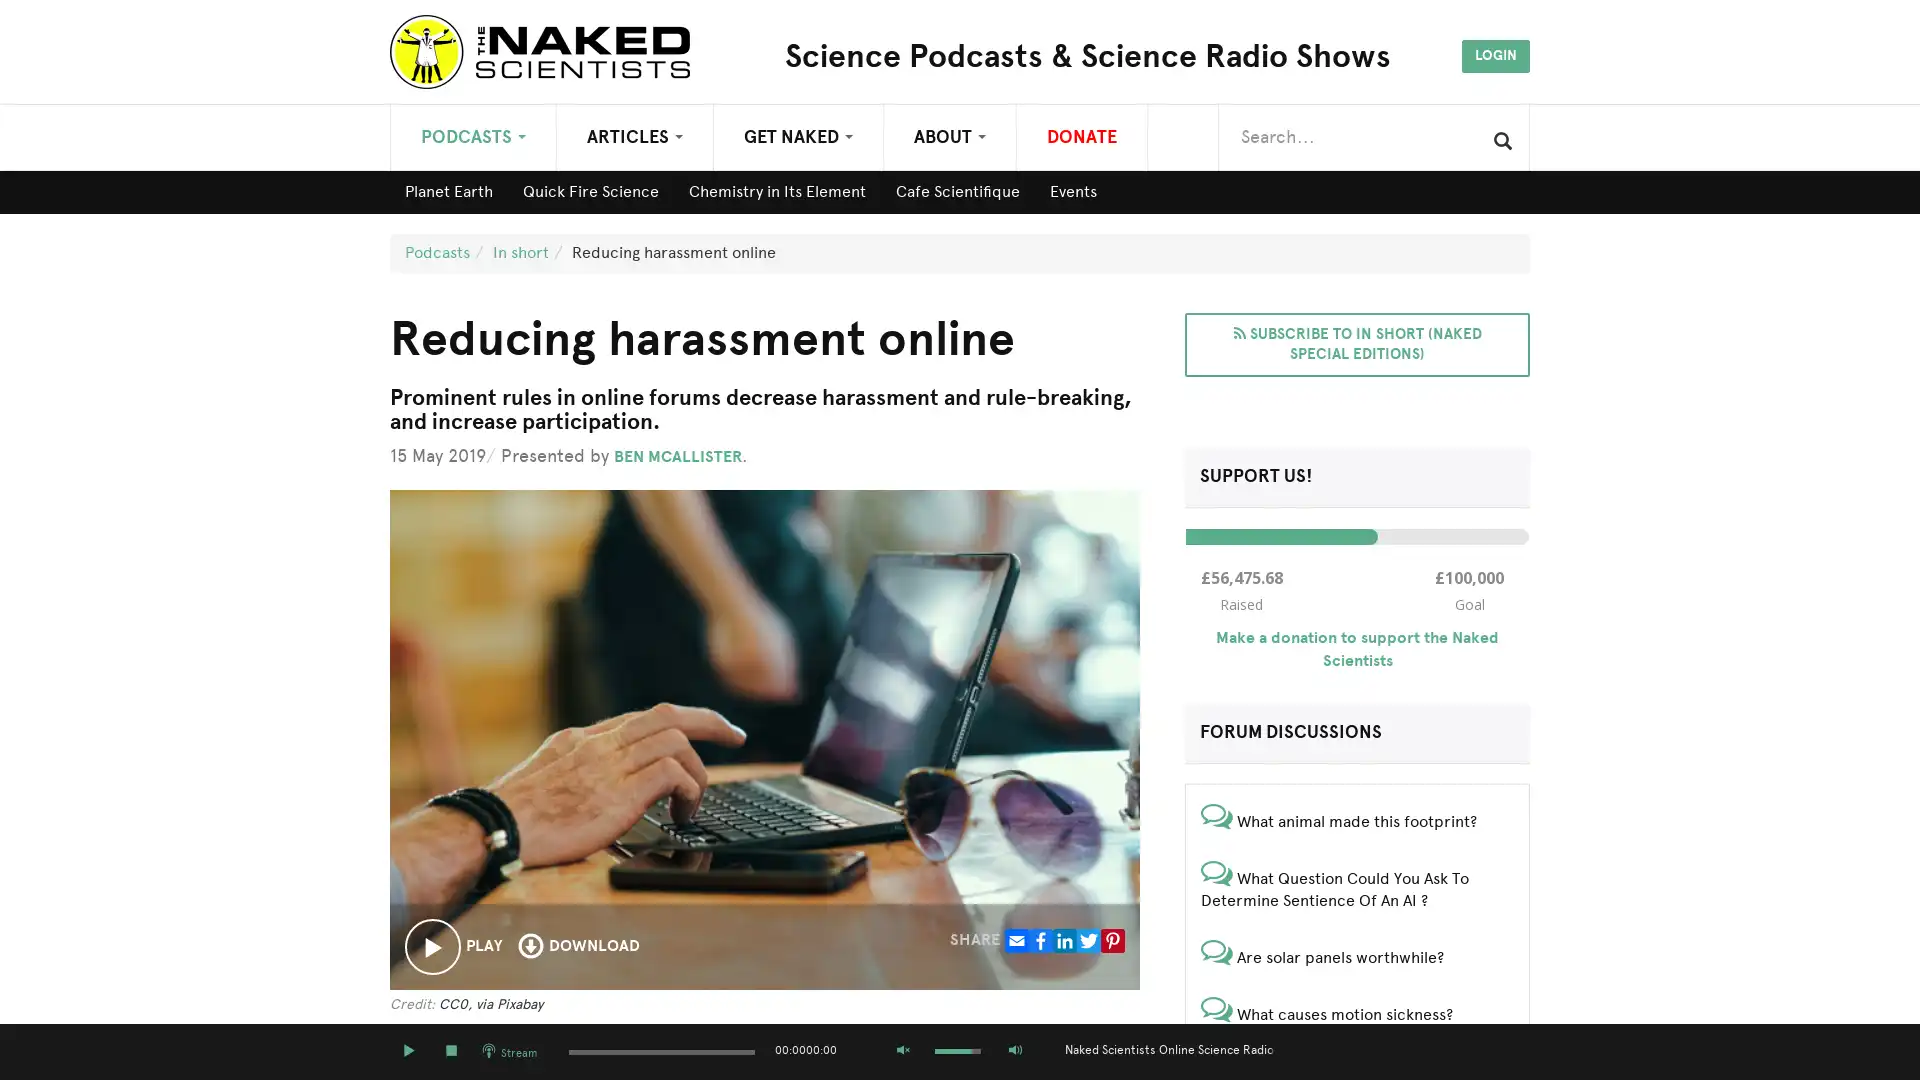 The image size is (1920, 1080). I want to click on PLAY, so click(407, 1051).